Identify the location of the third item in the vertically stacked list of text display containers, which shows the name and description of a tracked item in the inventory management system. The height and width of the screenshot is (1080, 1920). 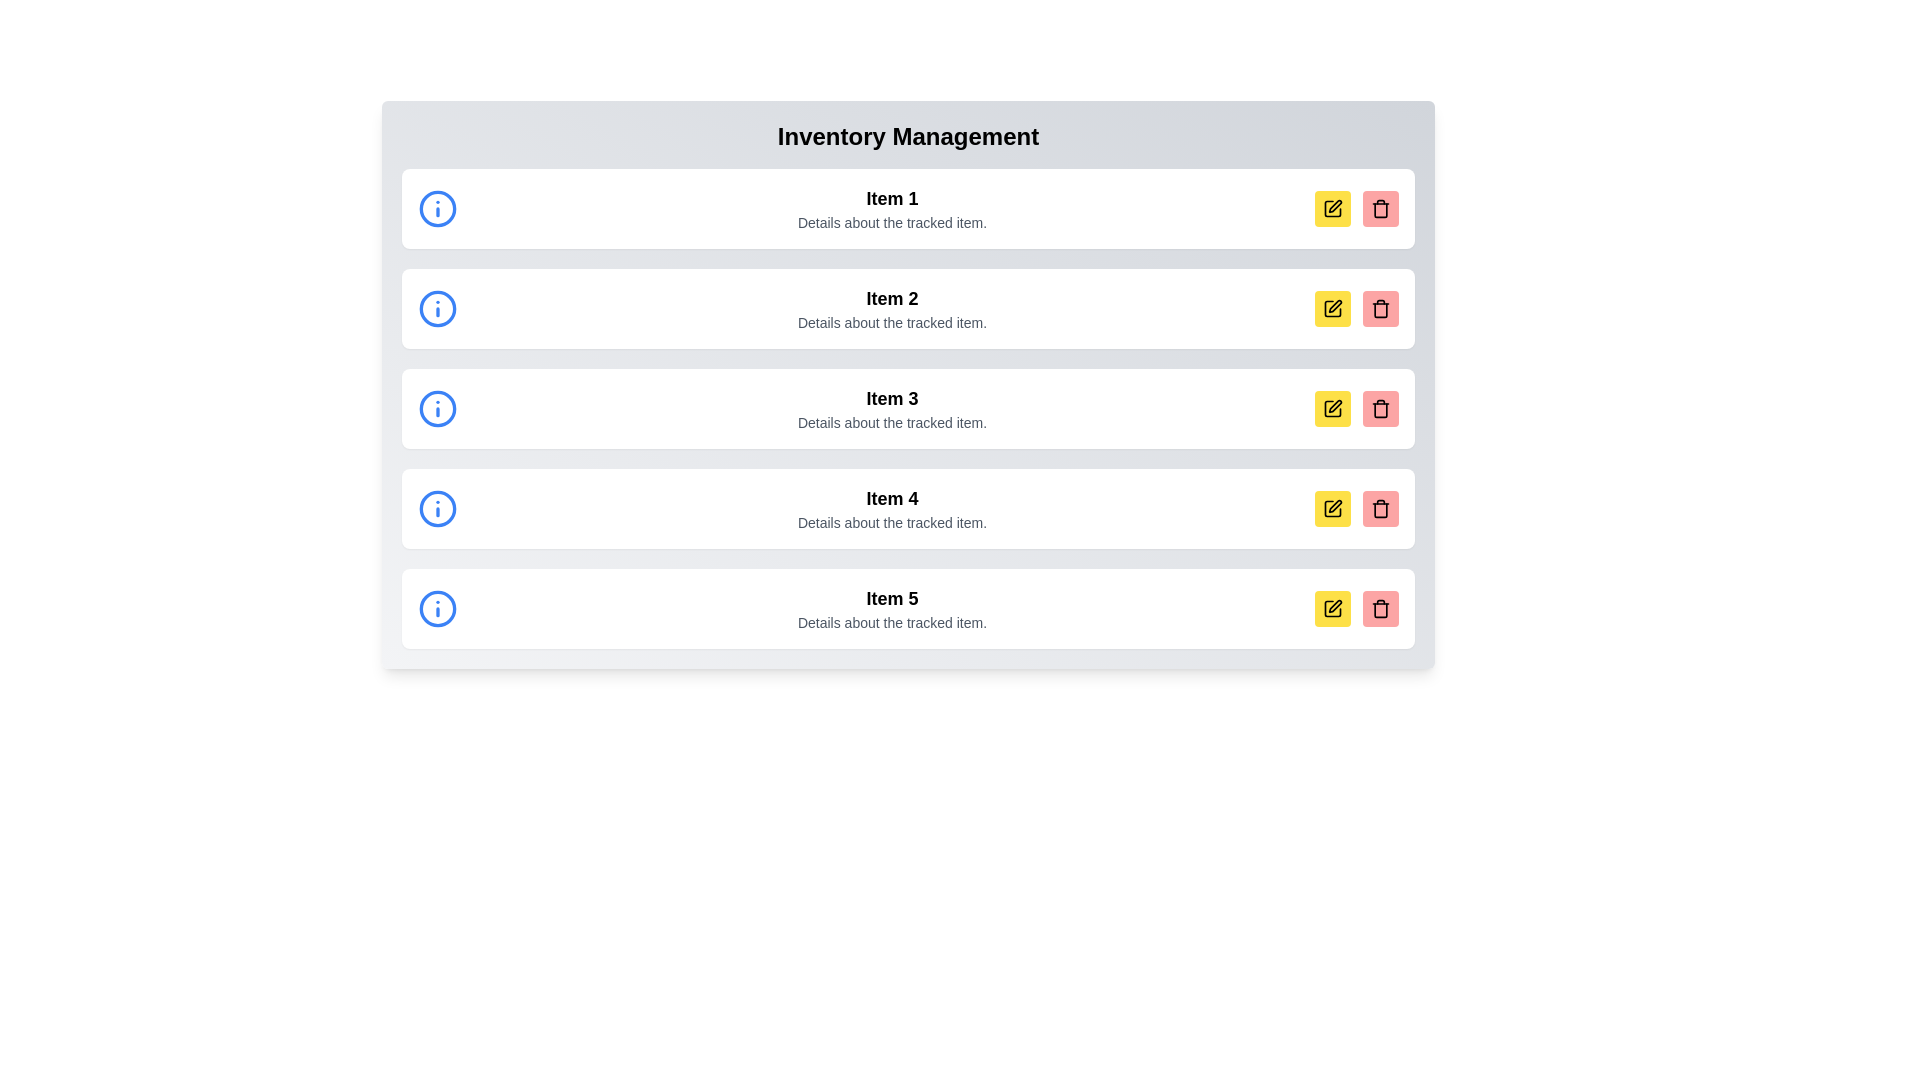
(891, 407).